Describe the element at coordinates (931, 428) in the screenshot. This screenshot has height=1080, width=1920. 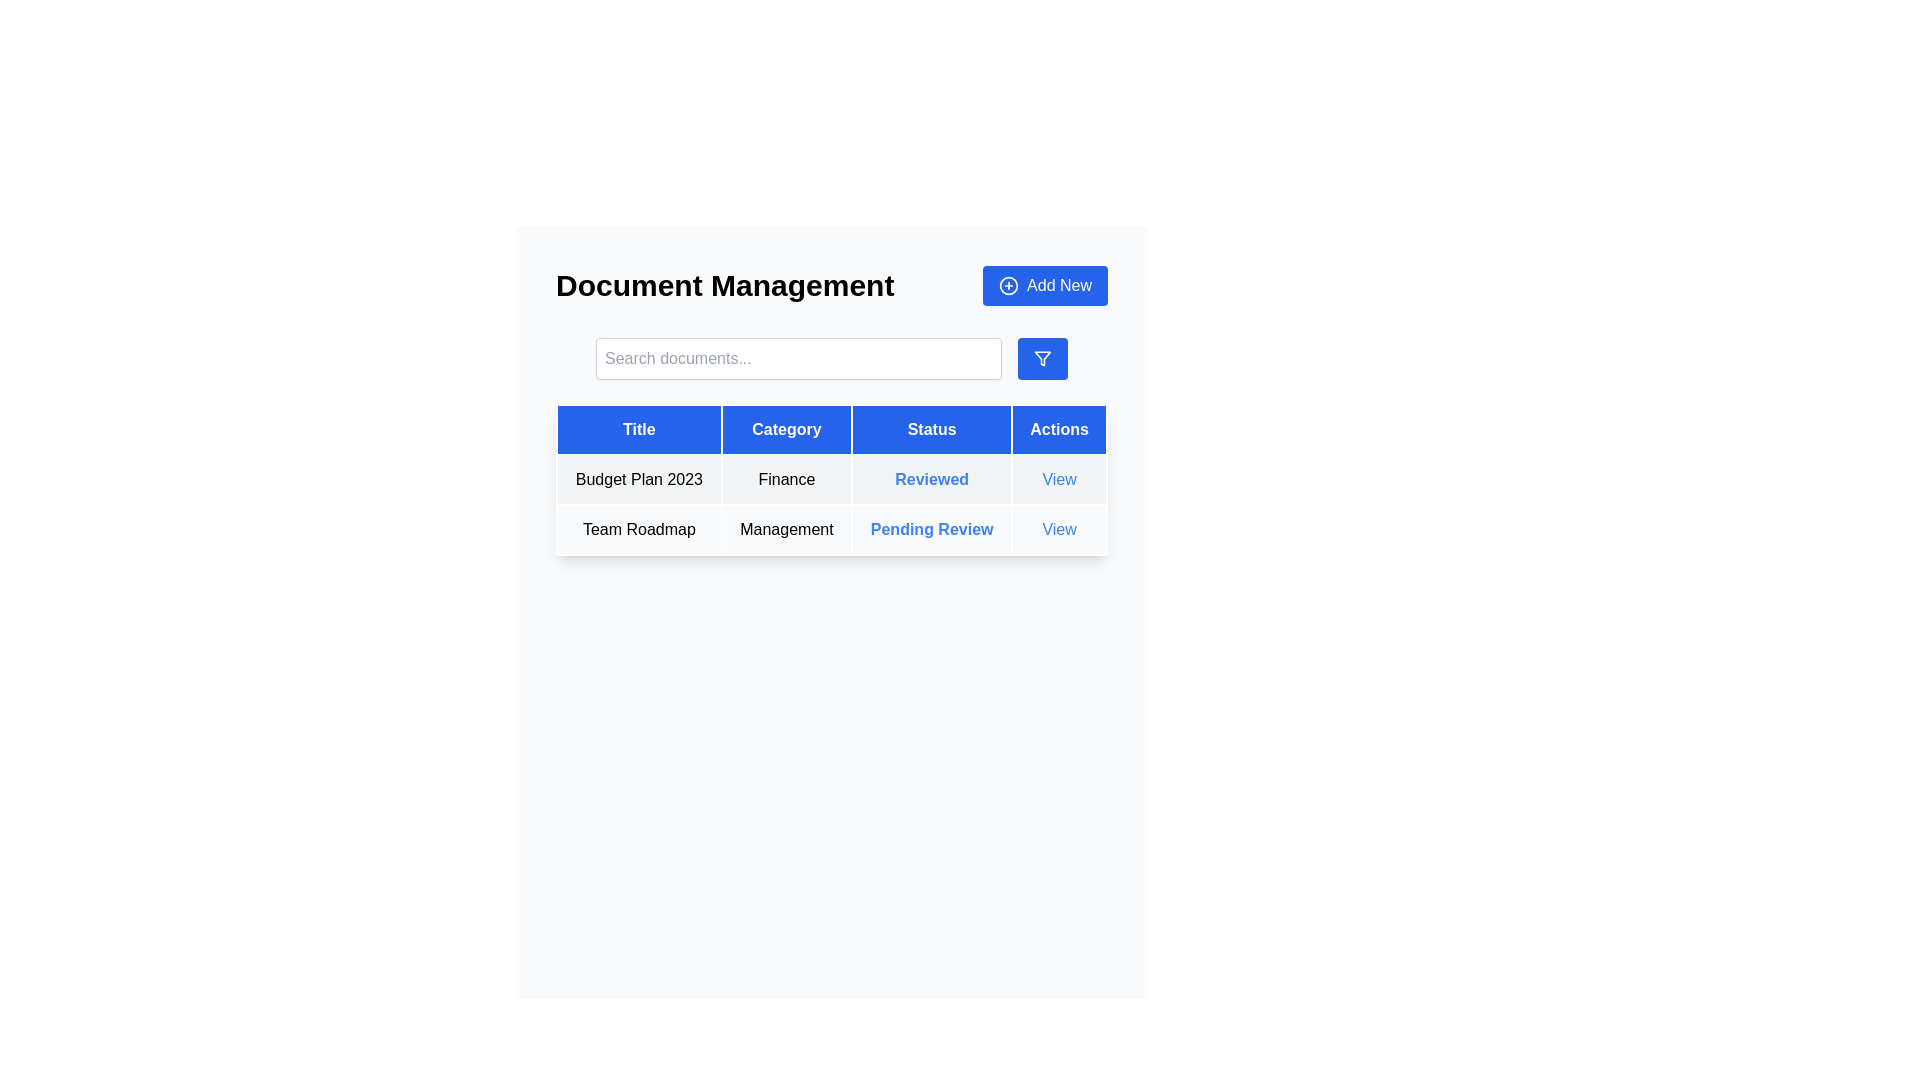
I see `the static text label indicating 'Status', which is the third box in a row of four headers in the table, located below the search bar` at that location.